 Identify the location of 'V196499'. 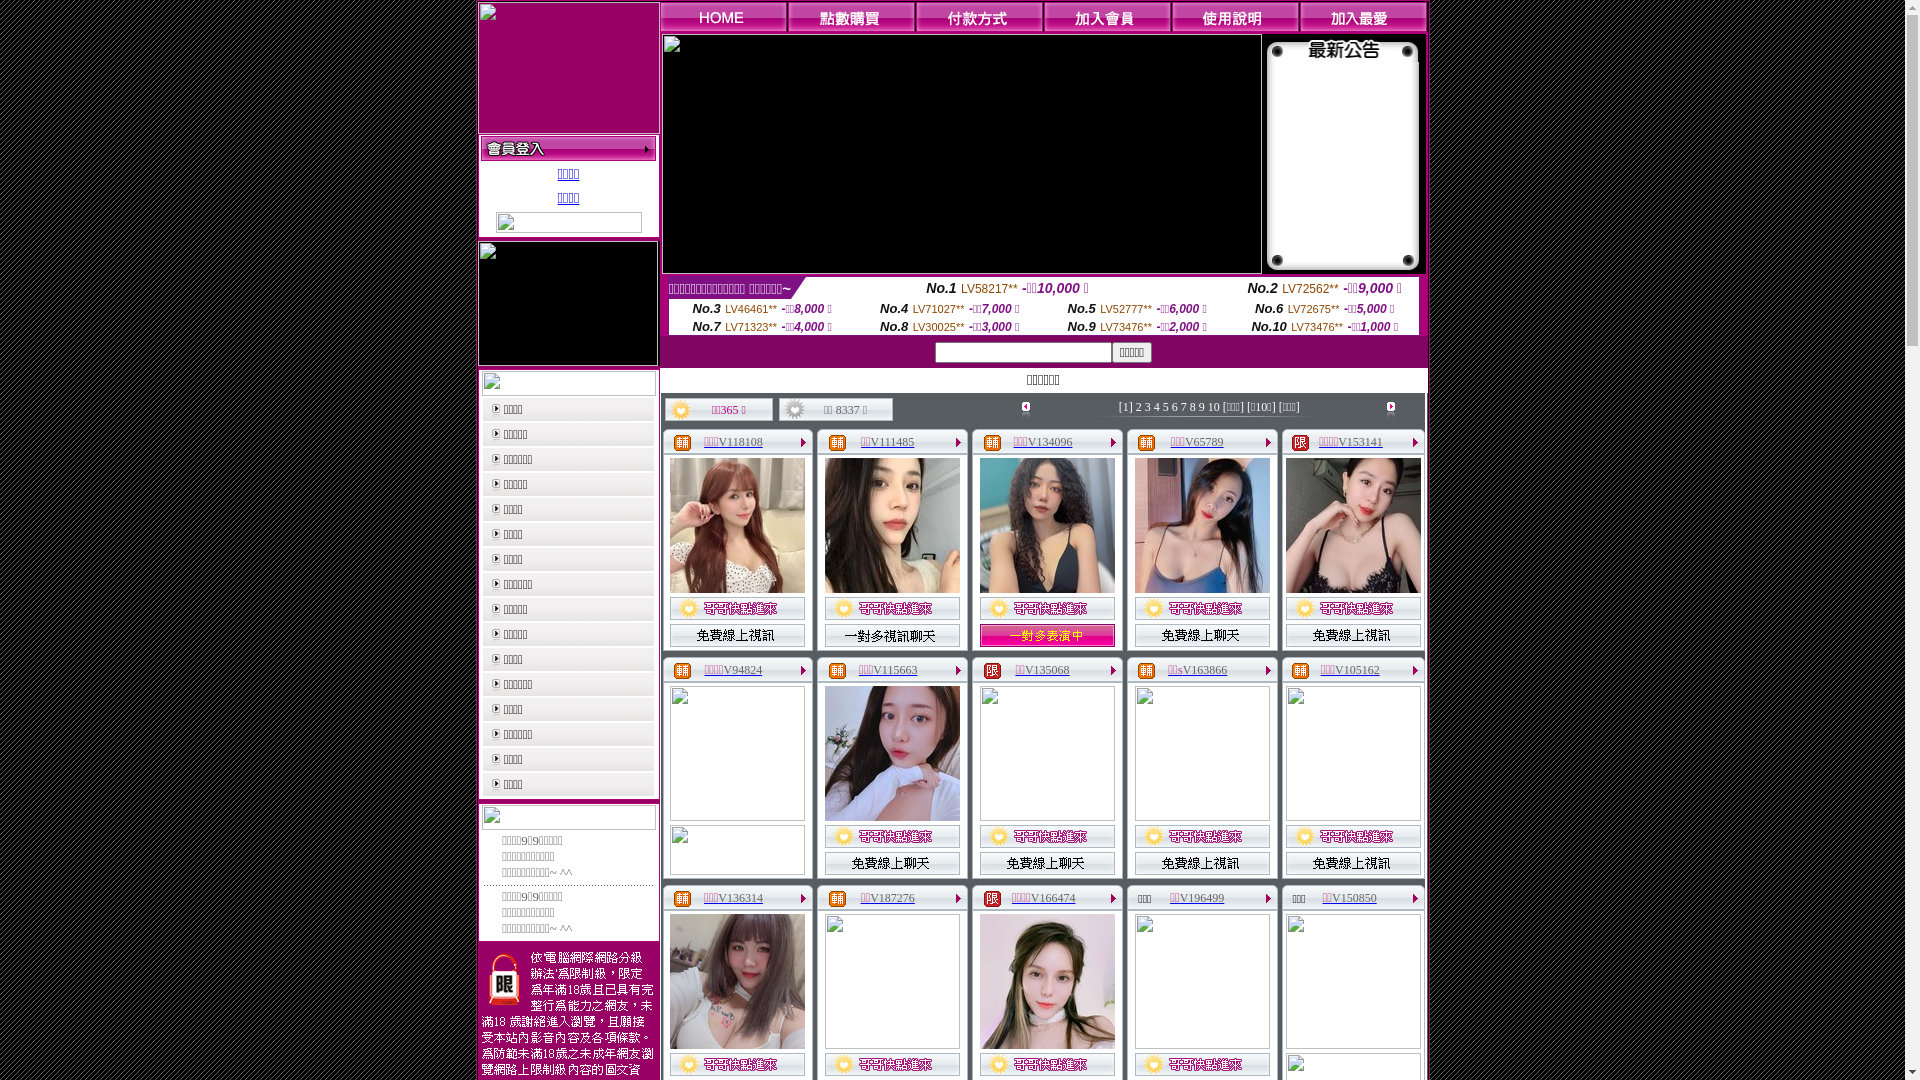
(1201, 897).